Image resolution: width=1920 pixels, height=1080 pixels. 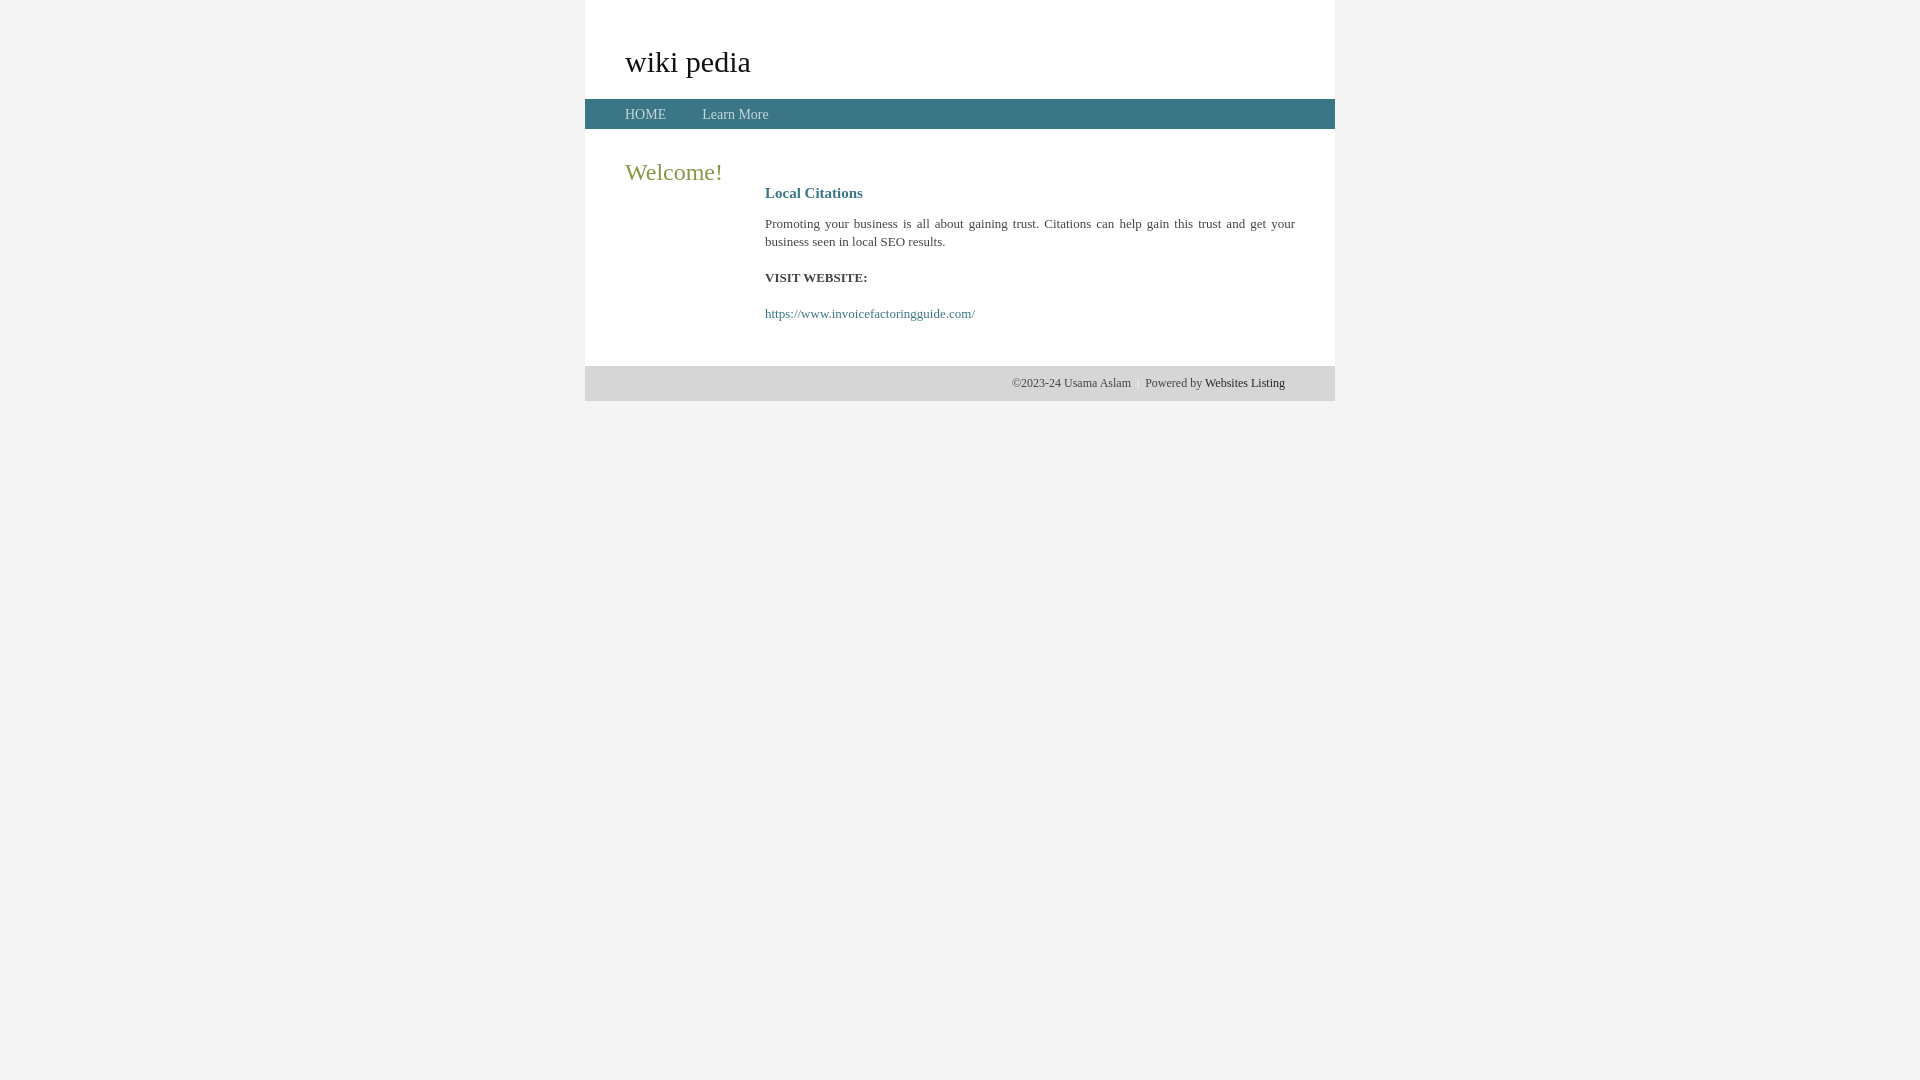 I want to click on 'https://www.invoicefactoringguide.com/', so click(x=869, y=313).